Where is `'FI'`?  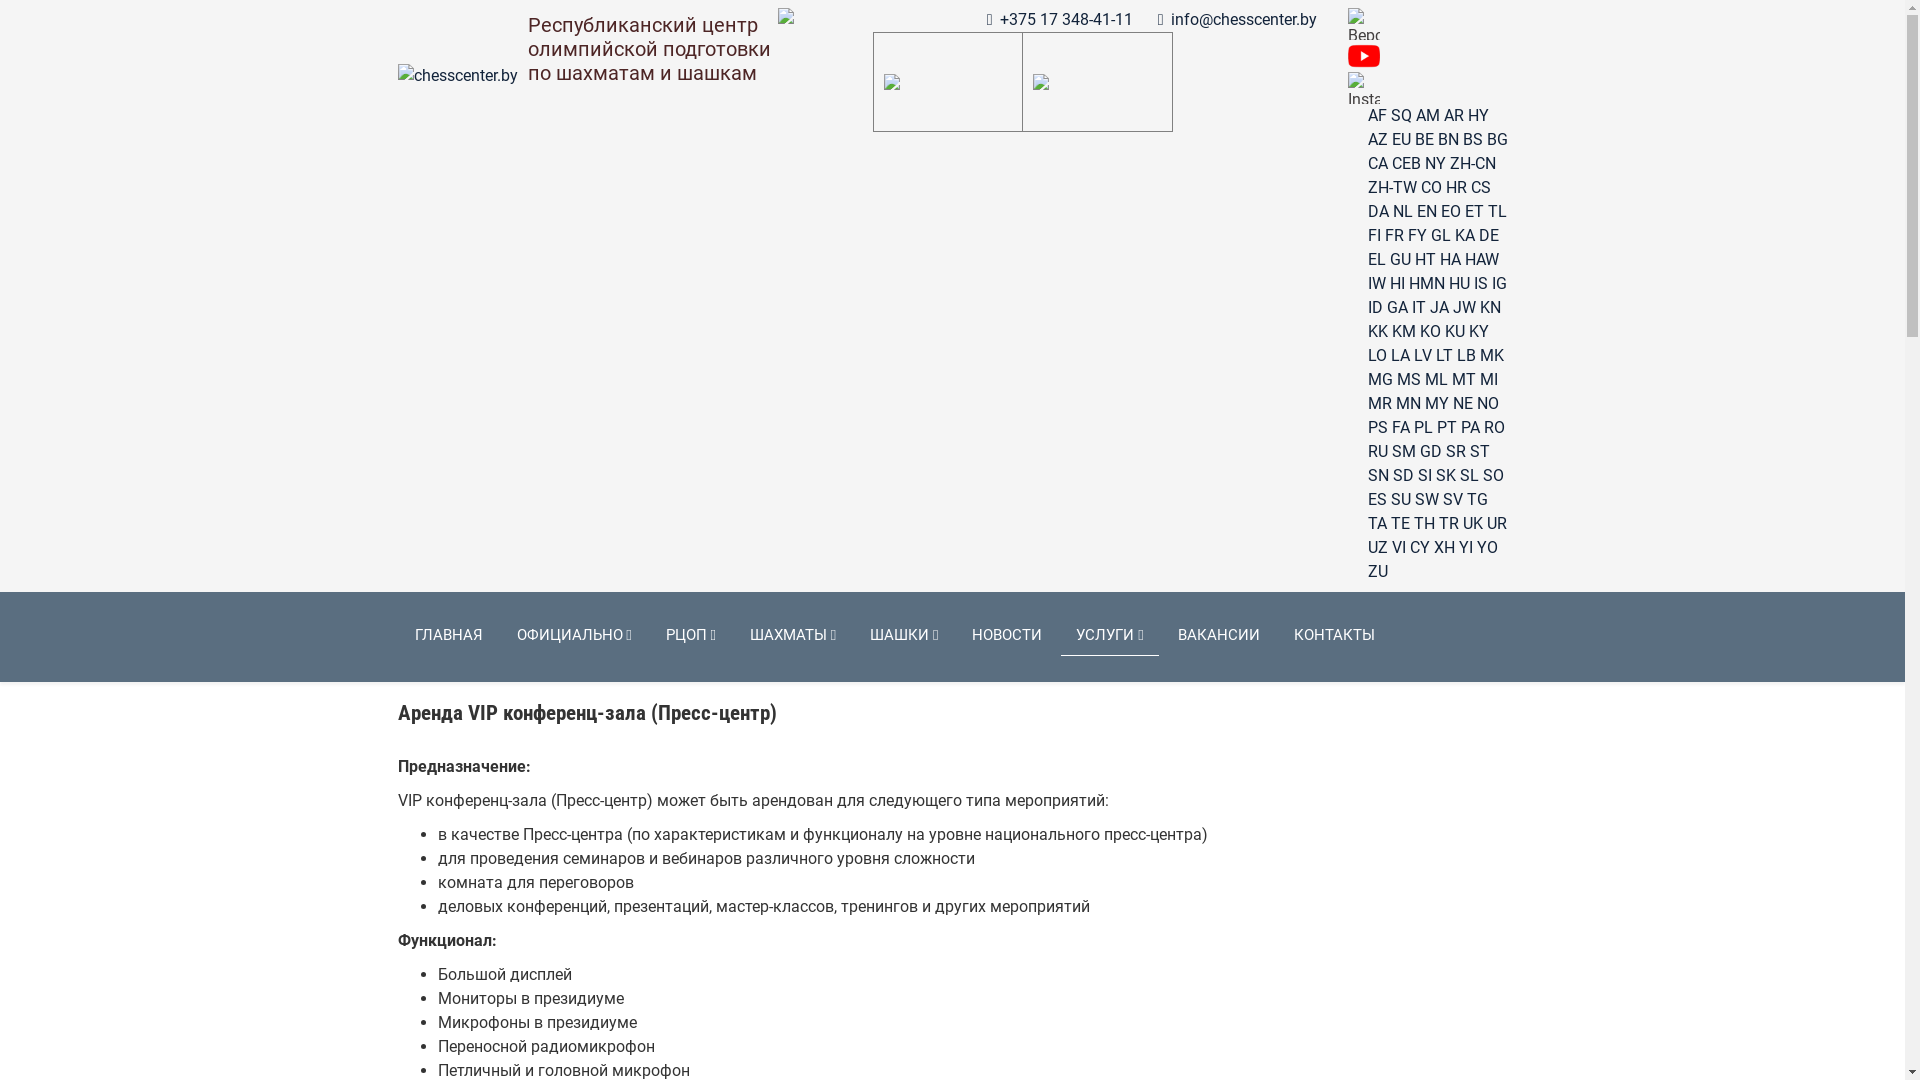 'FI' is located at coordinates (1373, 234).